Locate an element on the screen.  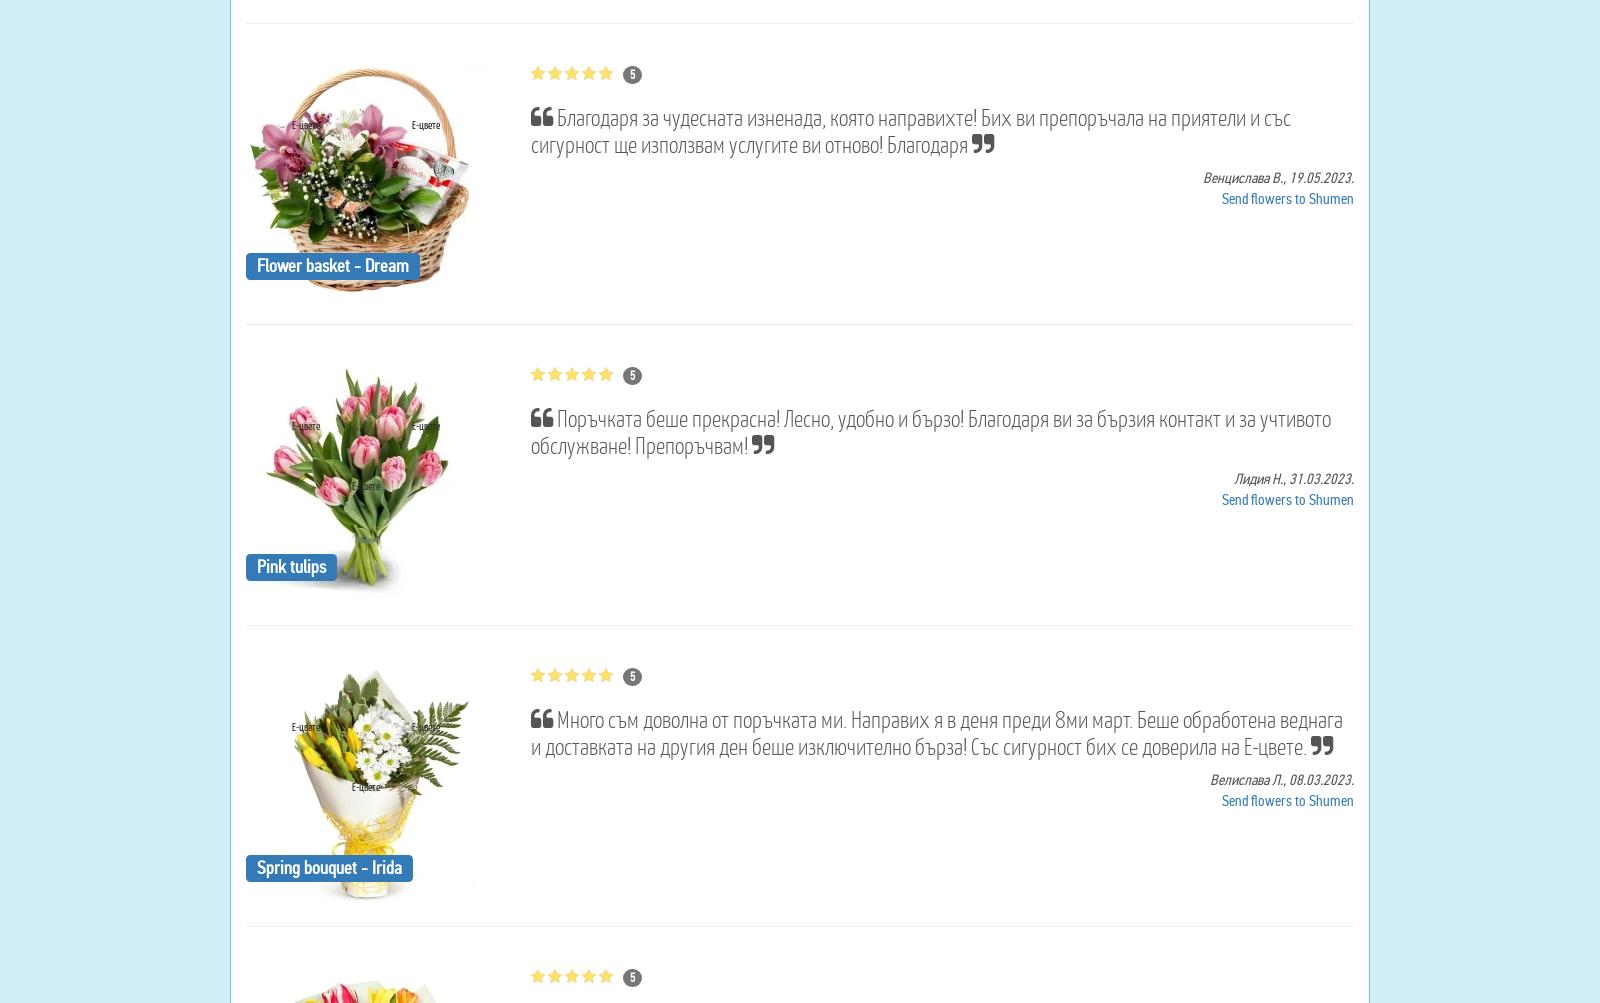
'08.03.2023.' is located at coordinates (1320, 778).